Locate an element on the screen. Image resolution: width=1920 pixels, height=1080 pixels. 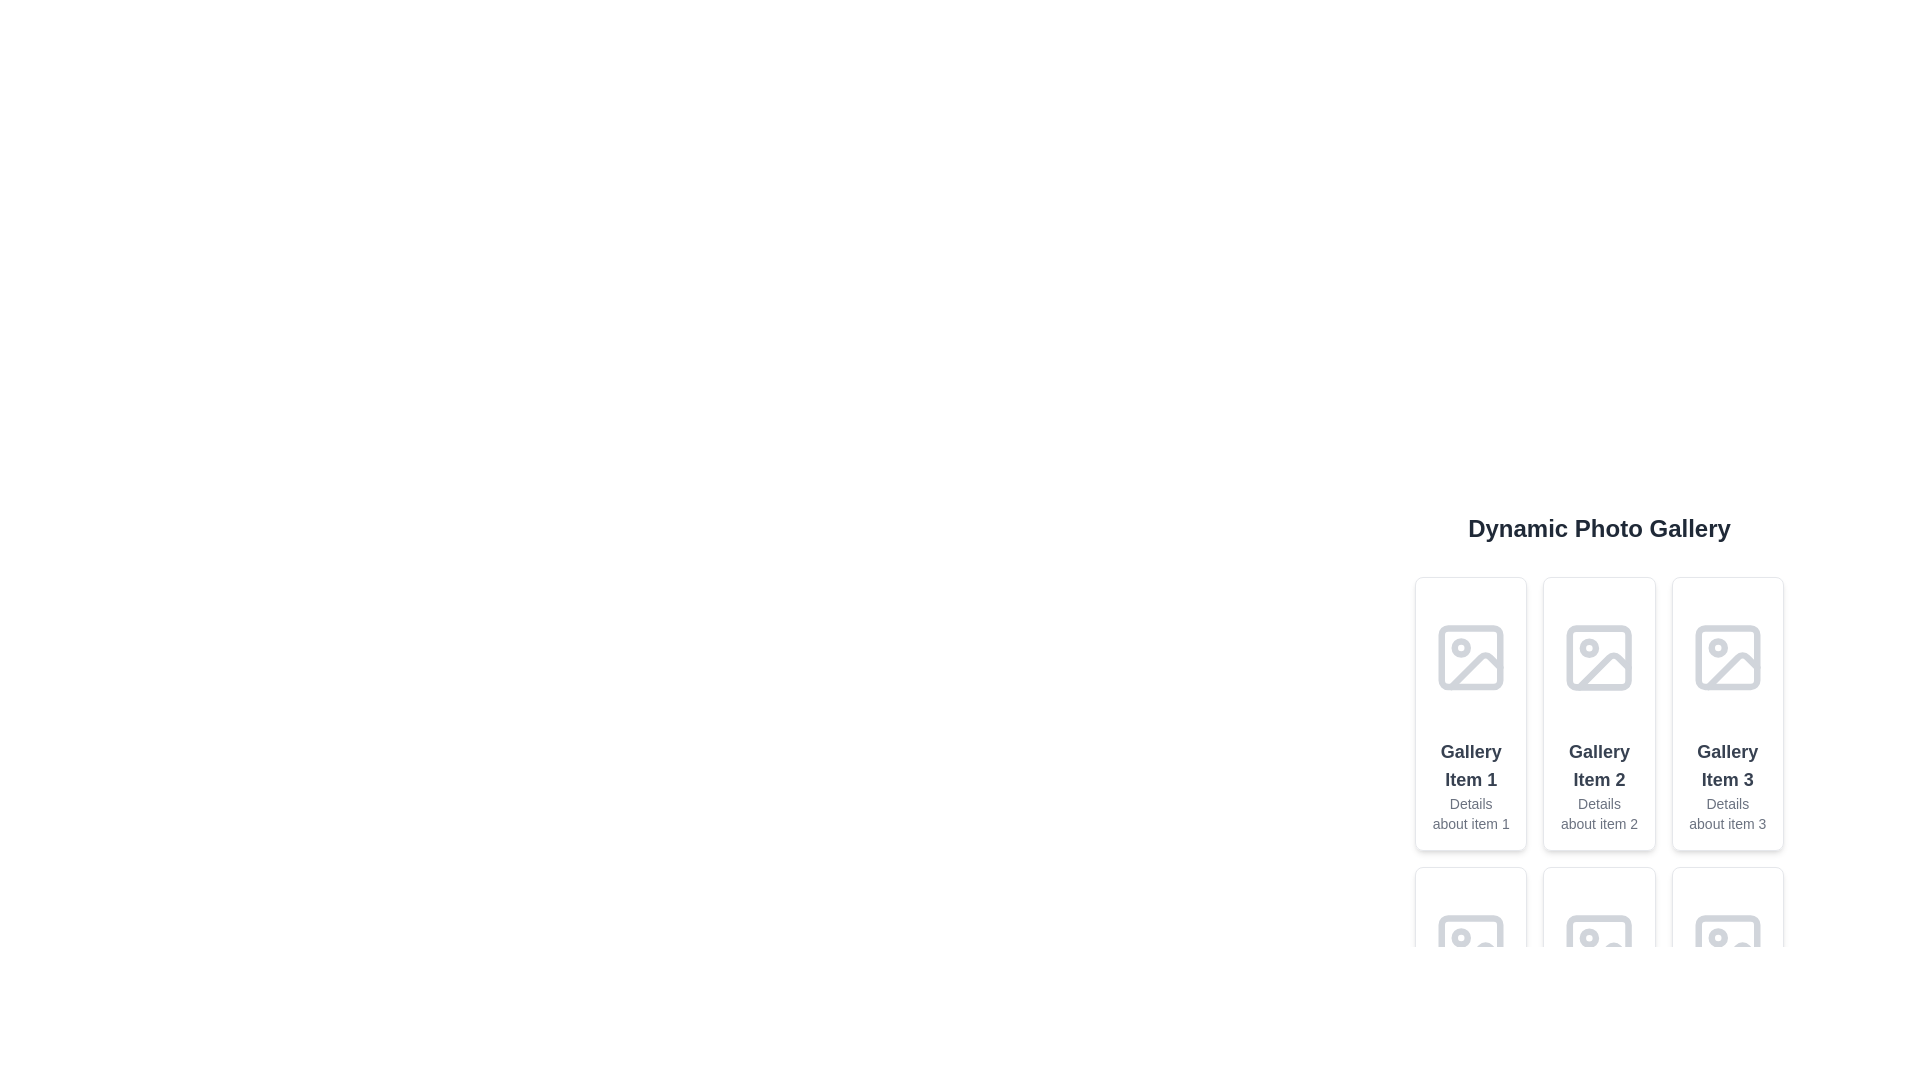
the small circle SVG graphical component located in the central portion of the 'Gallery Item 2' image icon, which is part of a horizontally arranged set of three gallery items is located at coordinates (1588, 648).